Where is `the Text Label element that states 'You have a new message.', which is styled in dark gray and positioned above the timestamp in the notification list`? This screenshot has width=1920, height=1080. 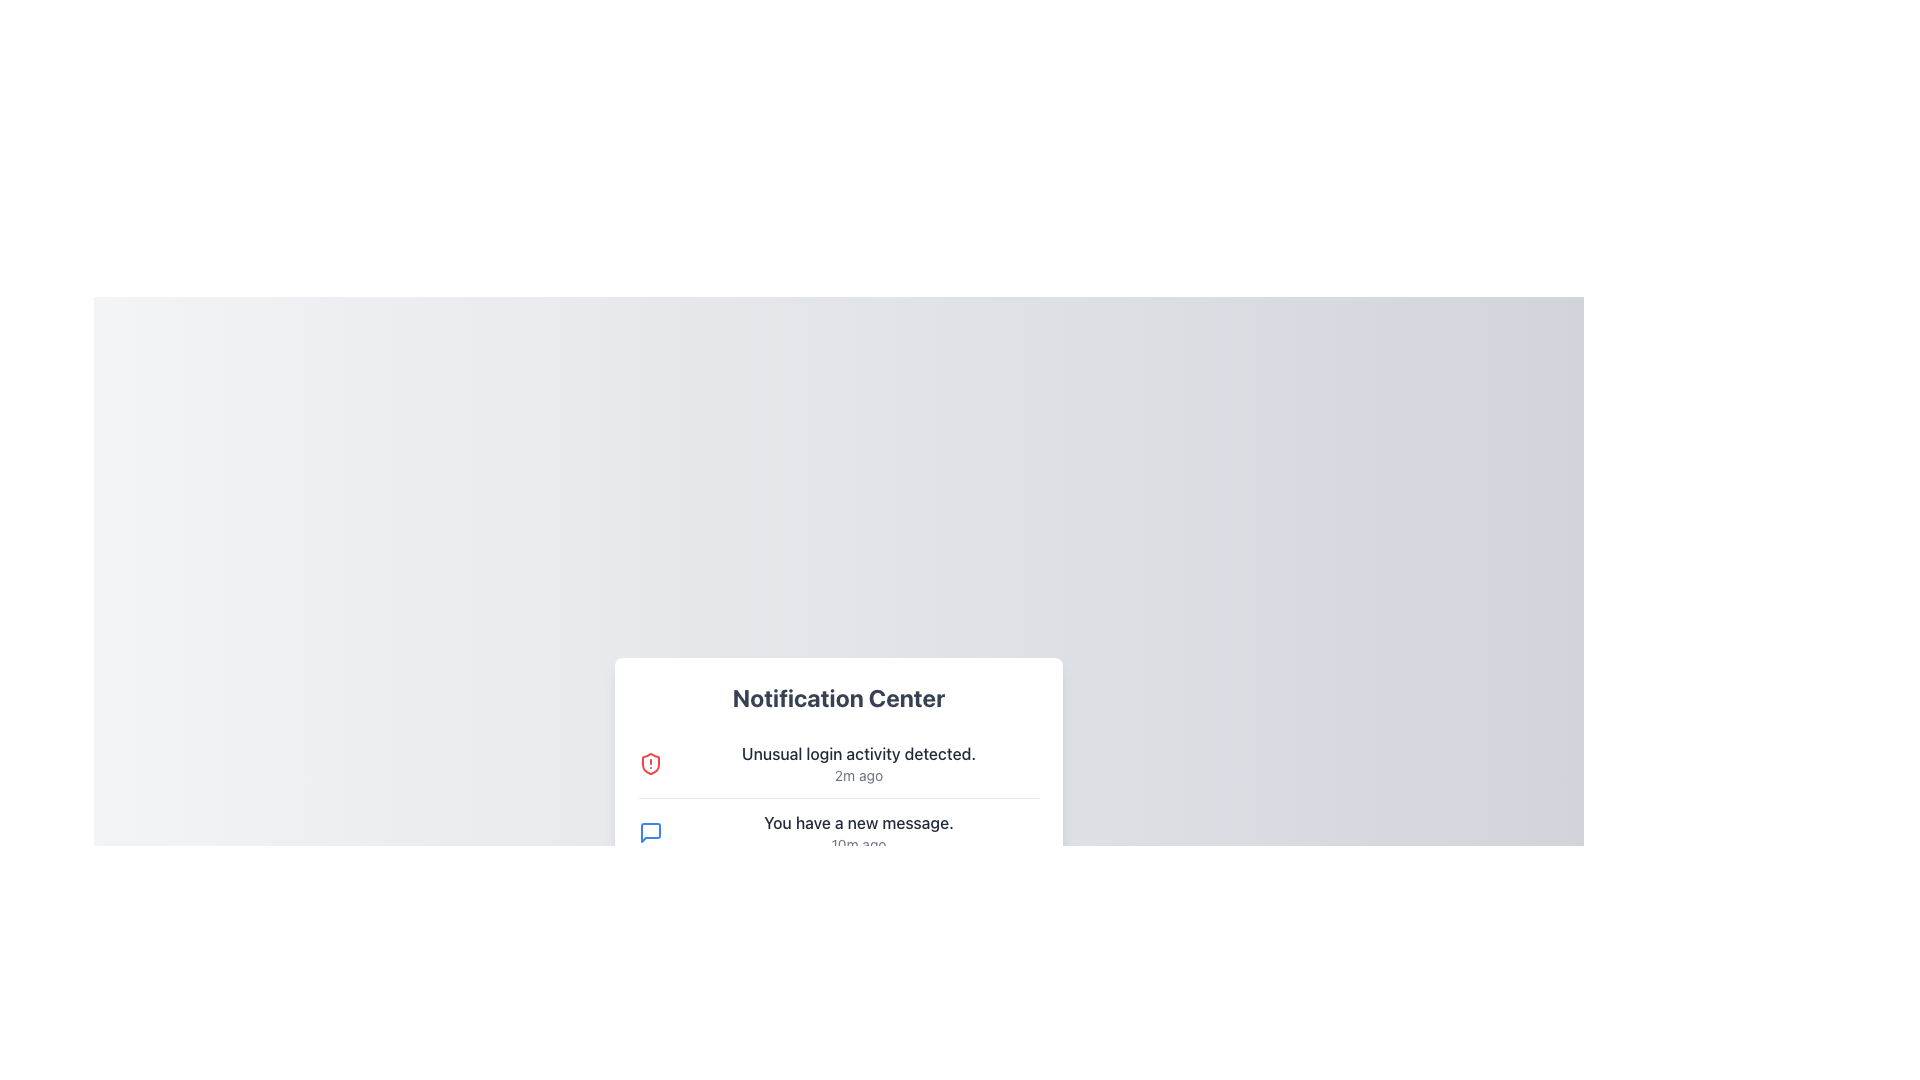 the Text Label element that states 'You have a new message.', which is styled in dark gray and positioned above the timestamp in the notification list is located at coordinates (859, 822).